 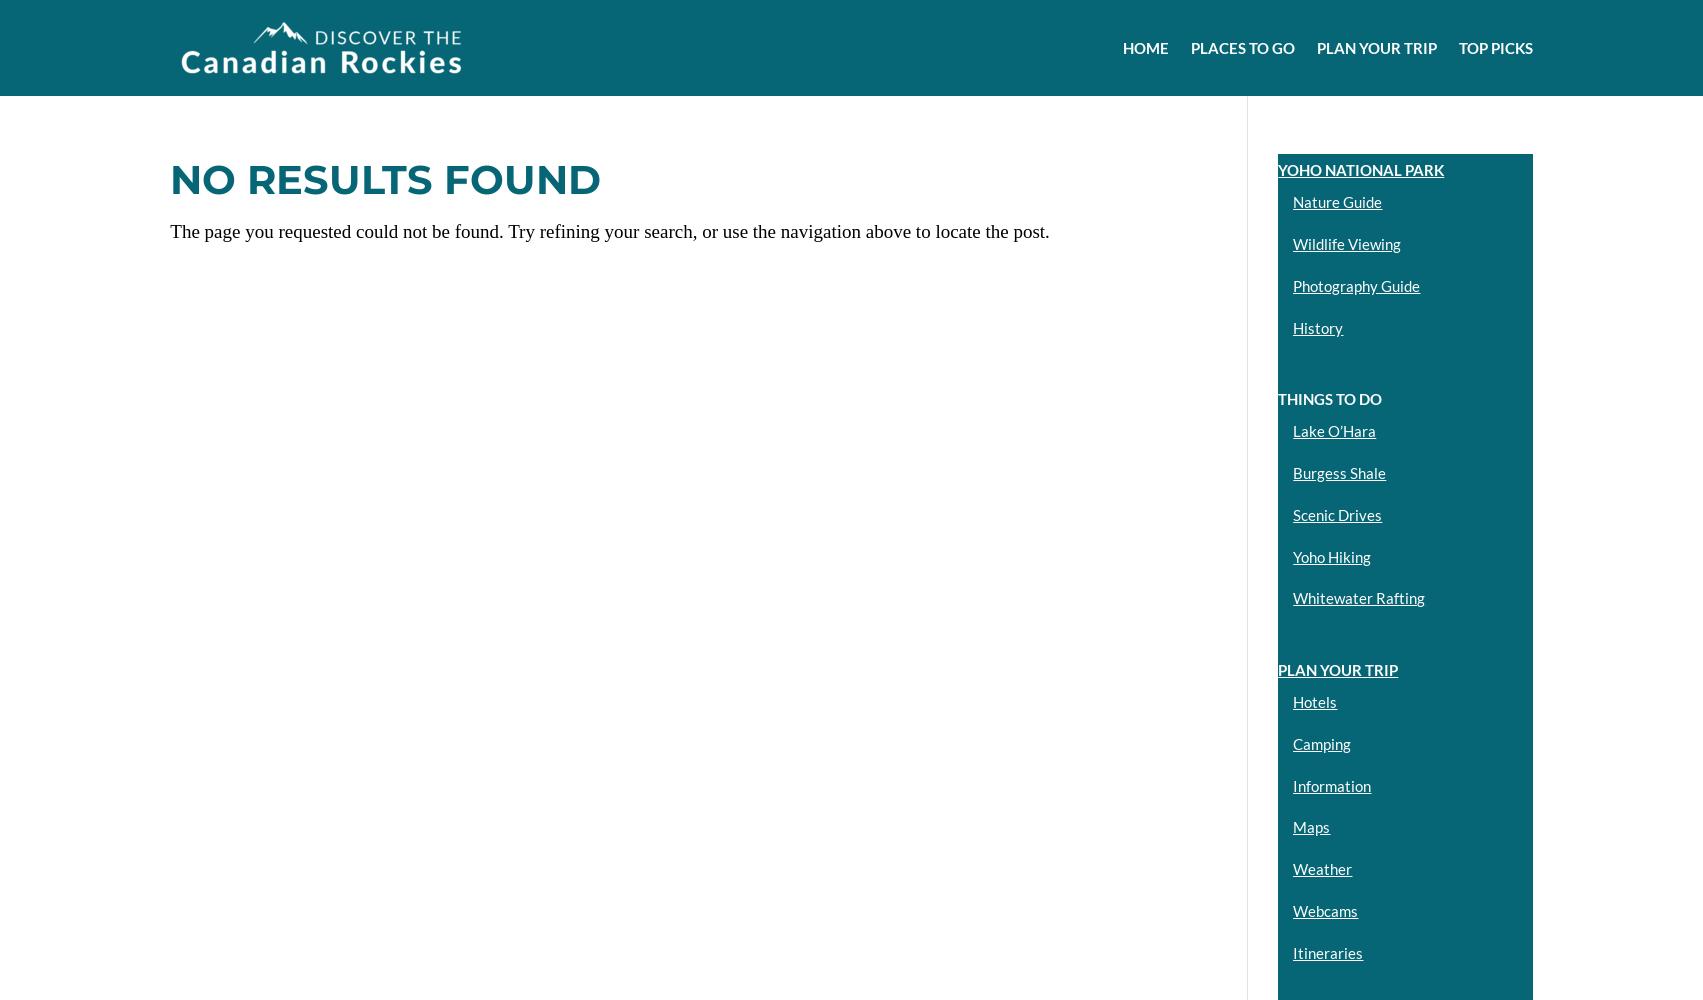 What do you see at coordinates (608, 230) in the screenshot?
I see `'The page you requested could not be found. Try refining your search, or use the navigation above to locate the post.'` at bounding box center [608, 230].